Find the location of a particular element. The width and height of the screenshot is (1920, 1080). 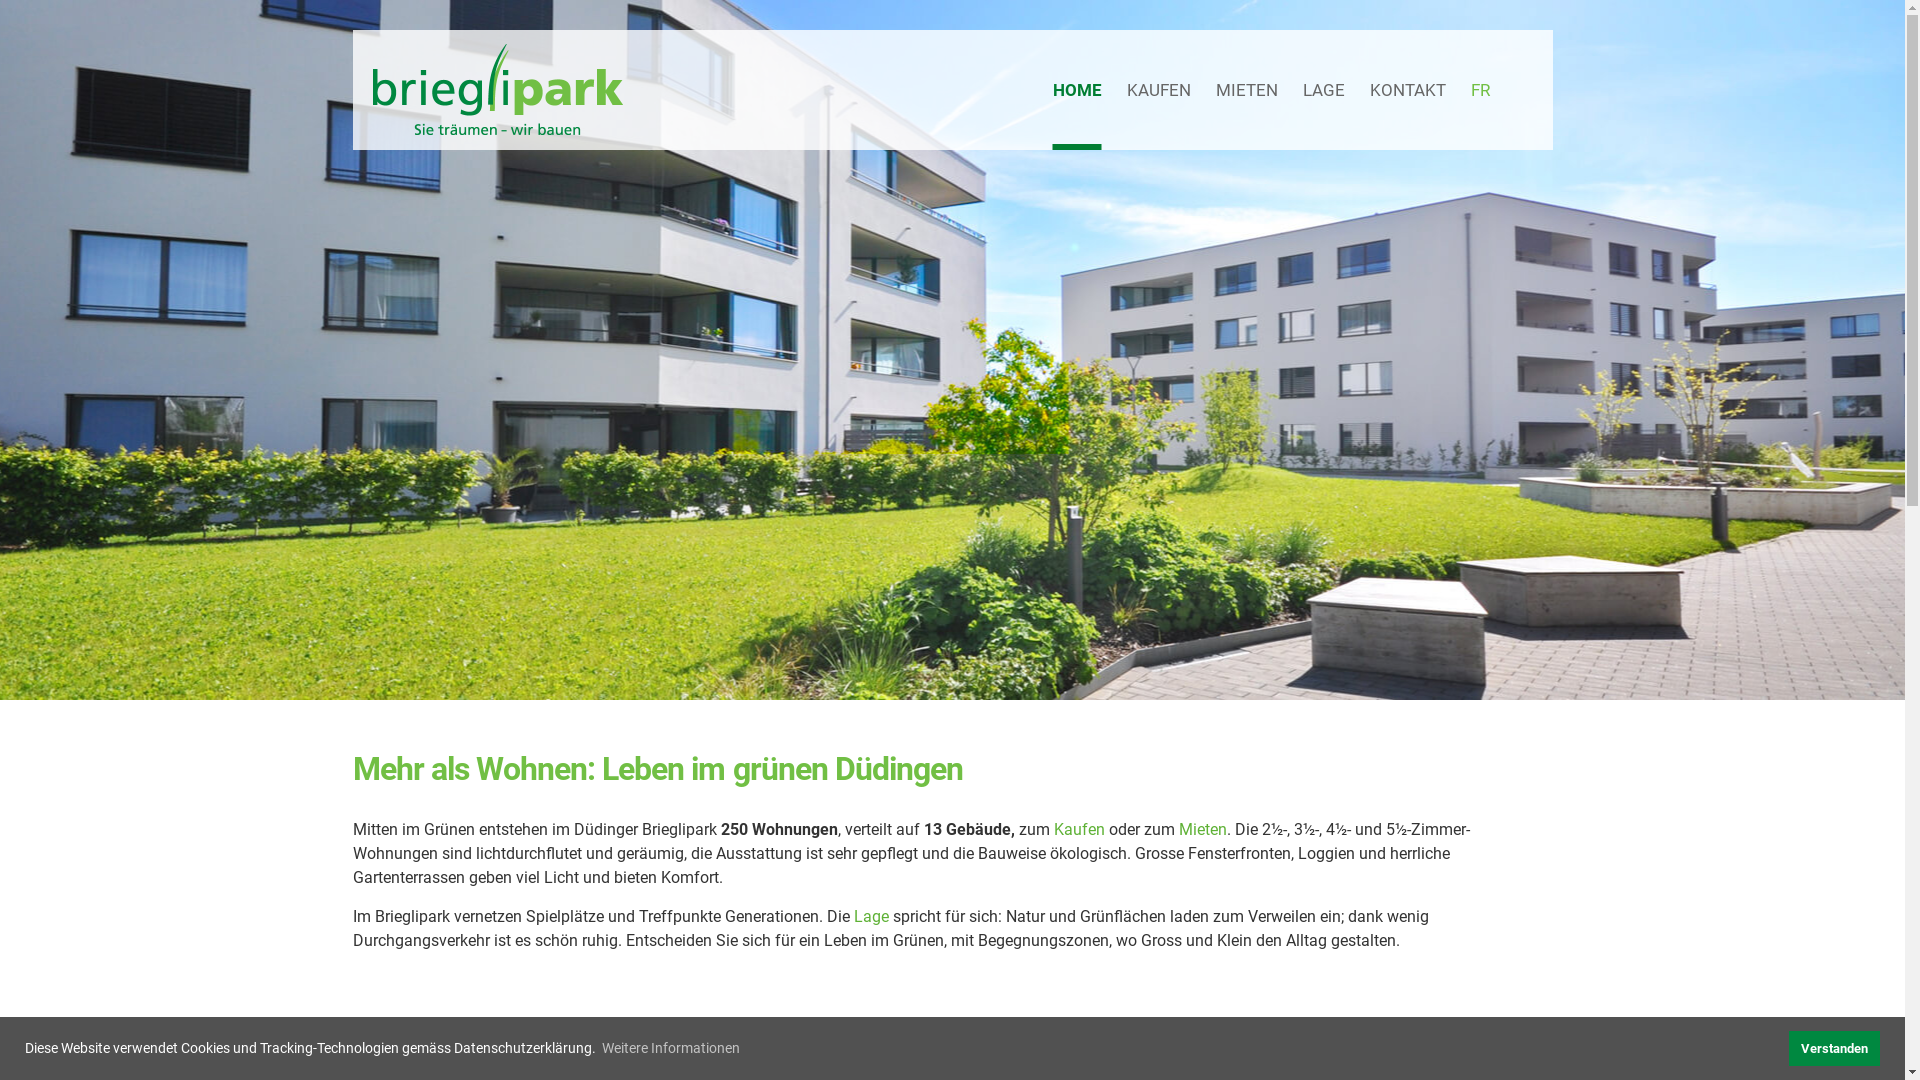

'LAGE' is located at coordinates (1301, 88).